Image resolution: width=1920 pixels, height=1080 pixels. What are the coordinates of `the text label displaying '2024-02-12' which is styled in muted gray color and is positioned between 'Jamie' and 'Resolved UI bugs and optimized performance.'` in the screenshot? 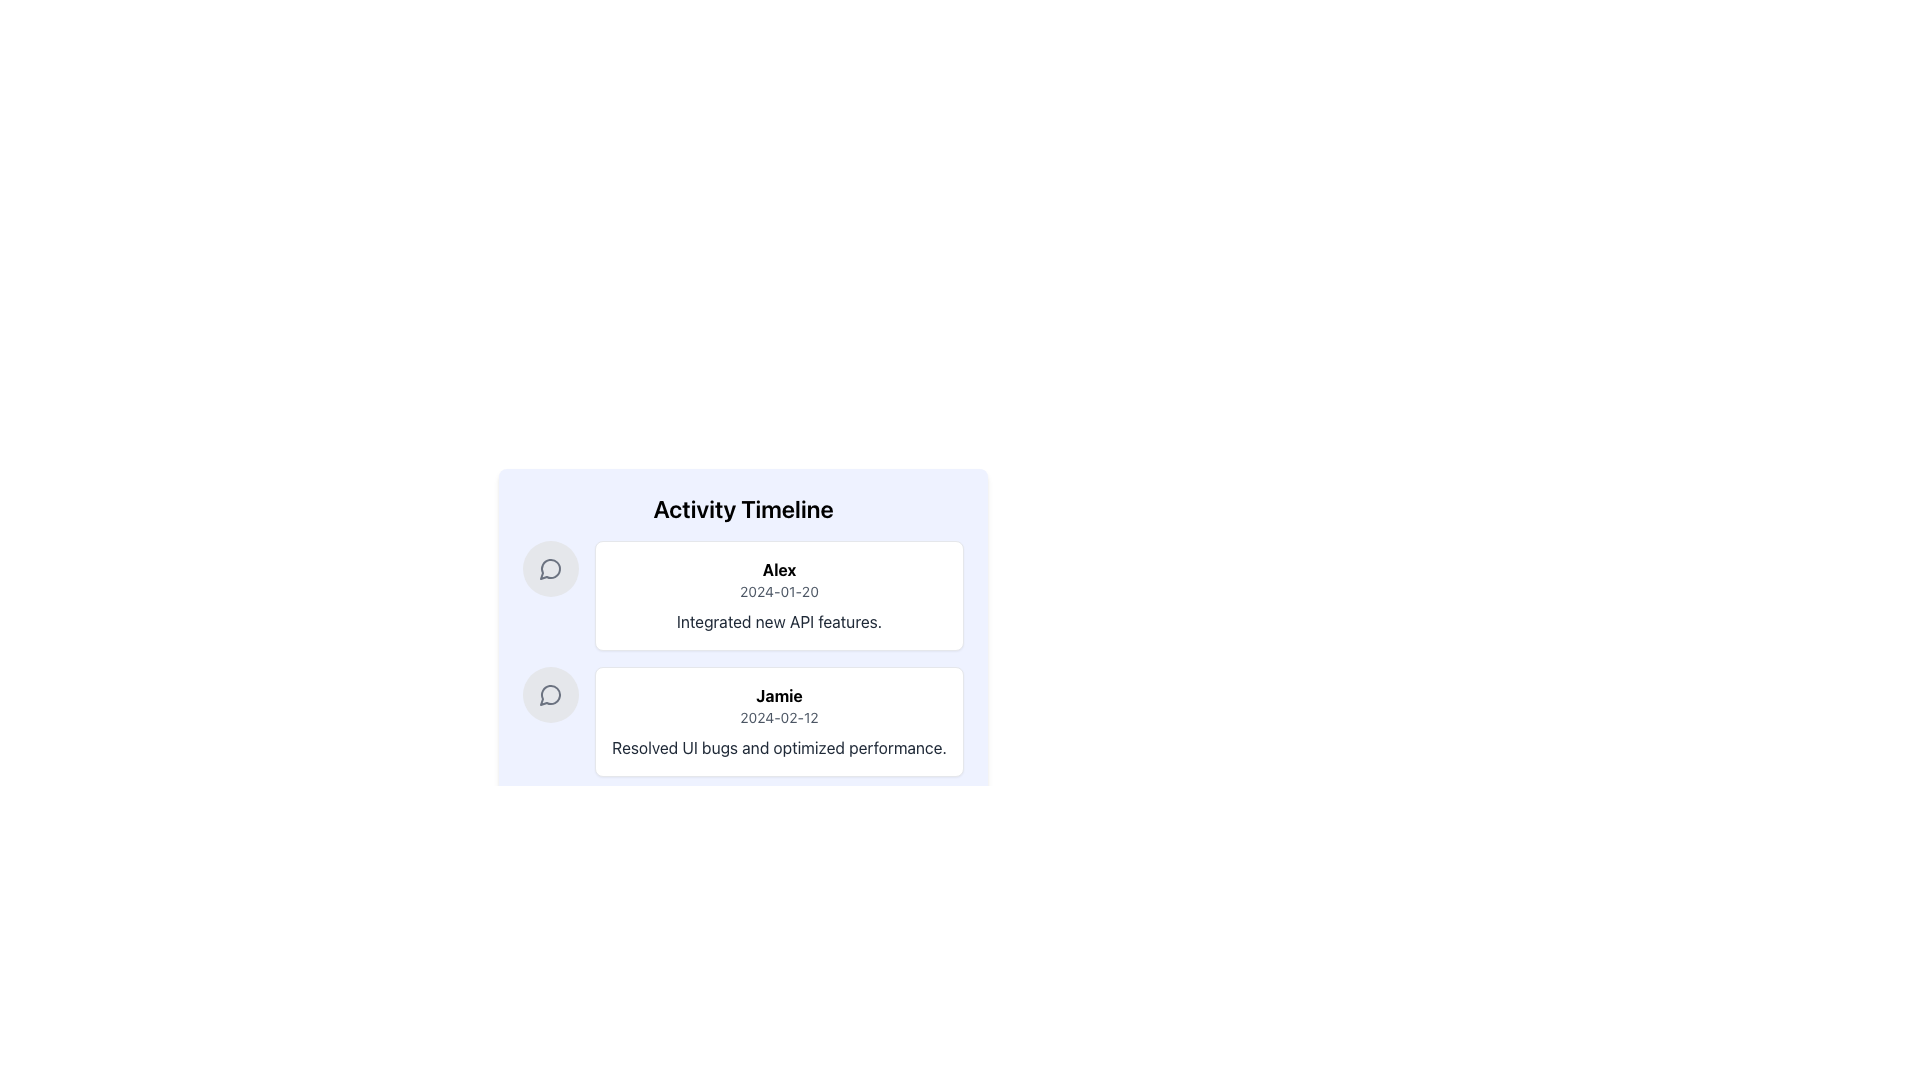 It's located at (778, 716).